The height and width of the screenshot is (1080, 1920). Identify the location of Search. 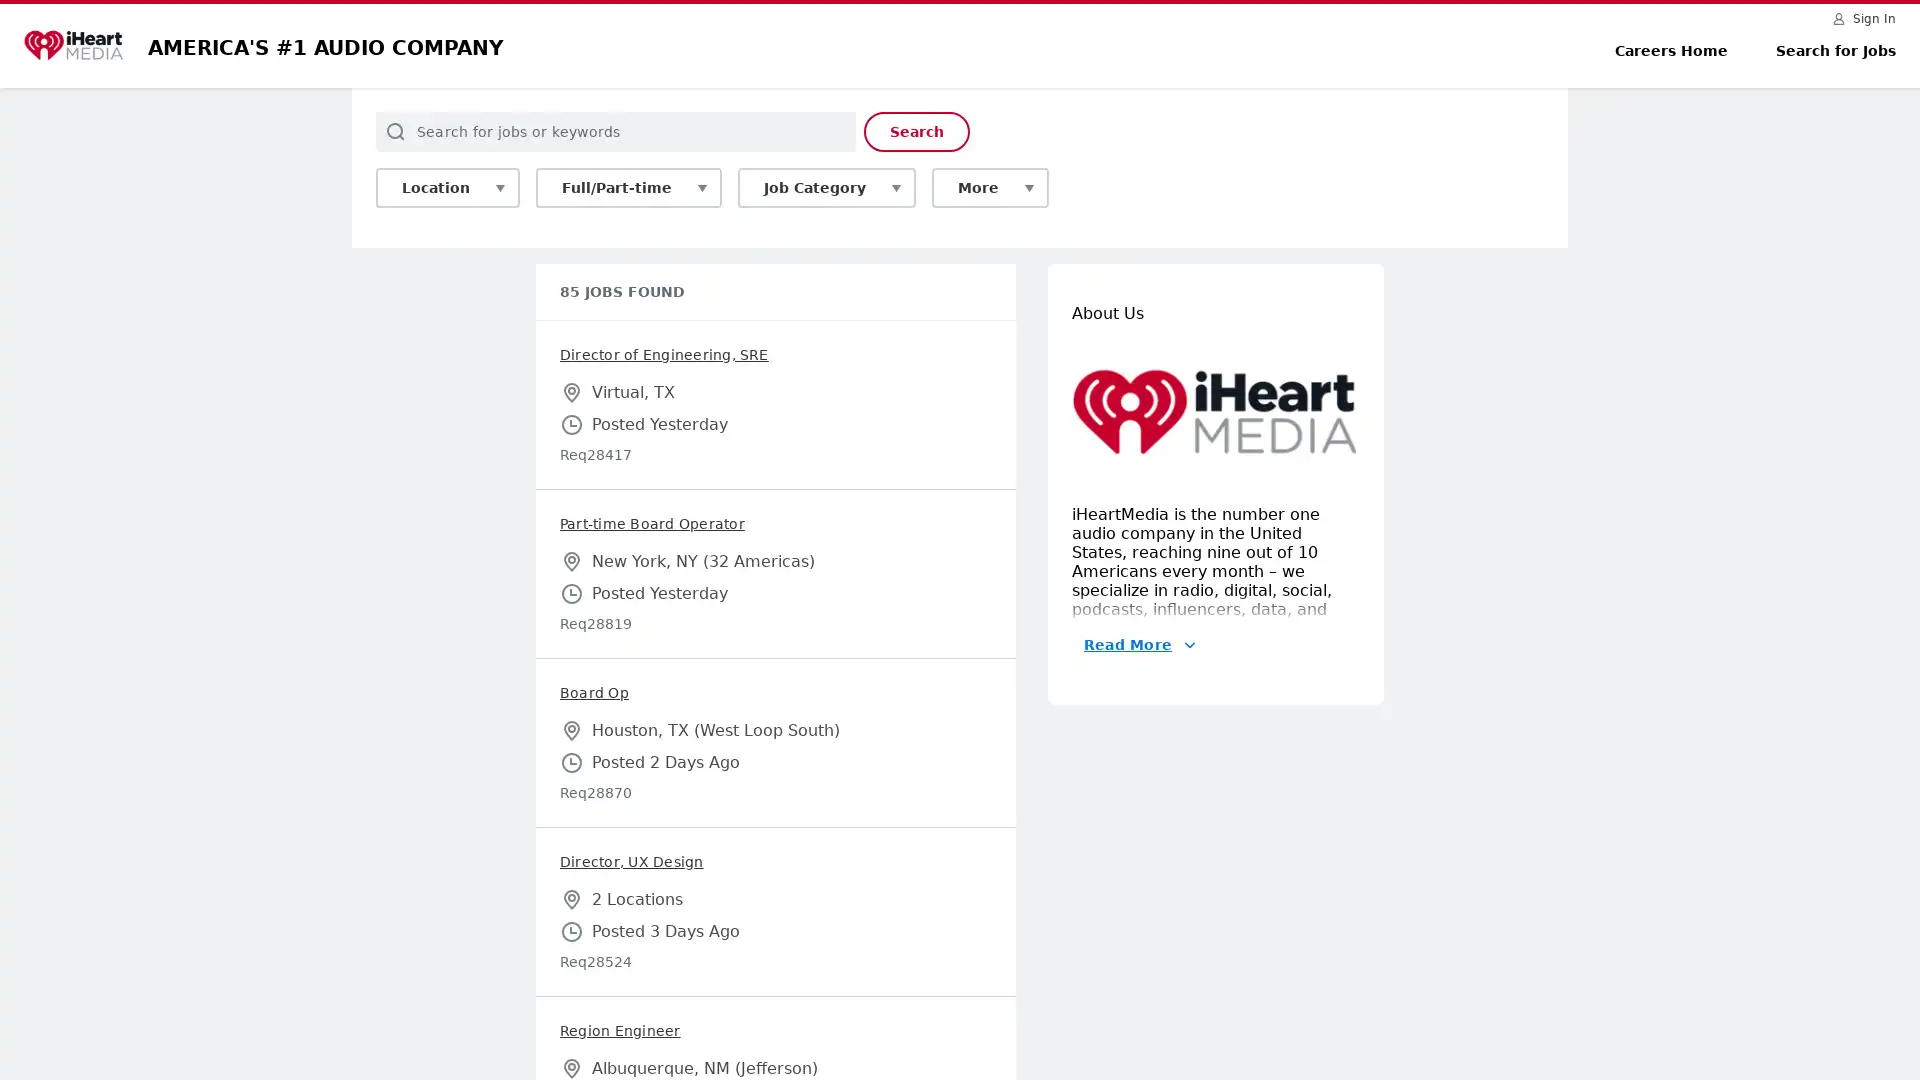
(911, 500).